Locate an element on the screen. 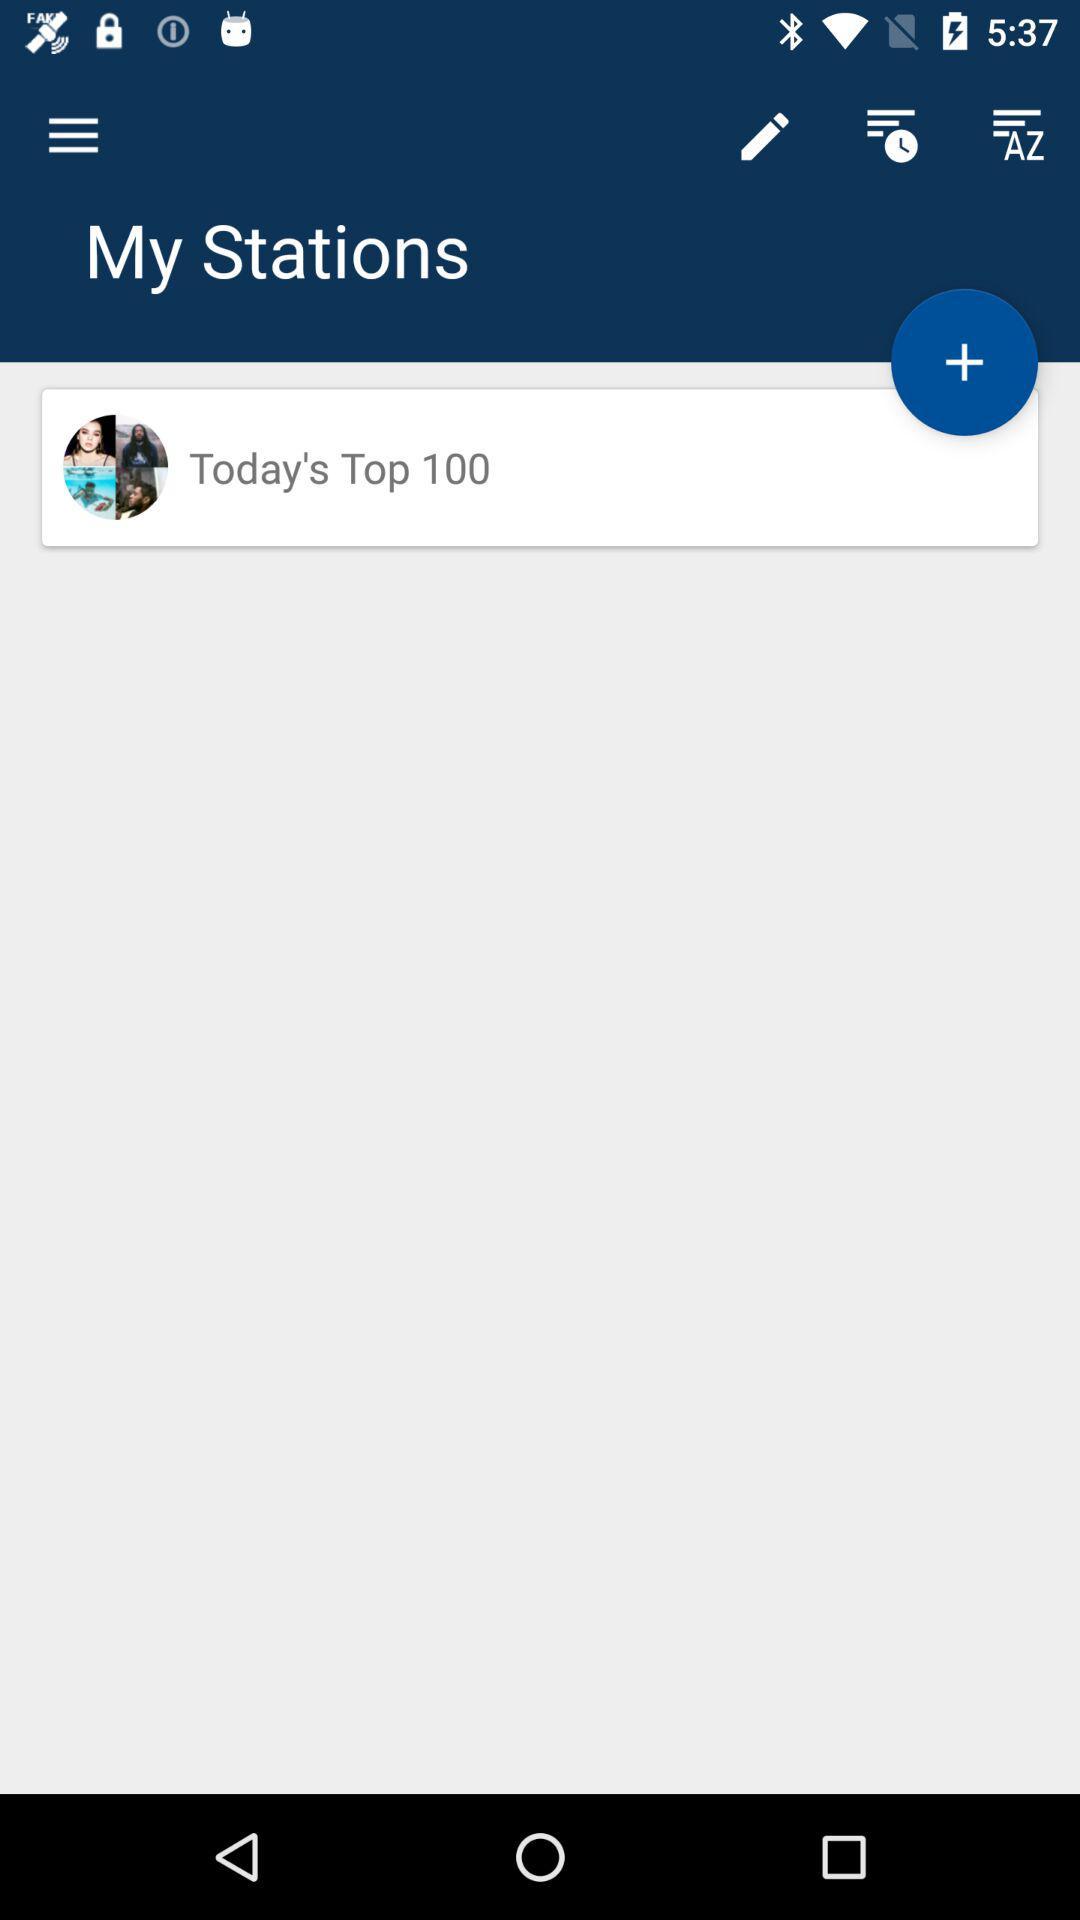 The image size is (1080, 1920). the add icon is located at coordinates (963, 362).